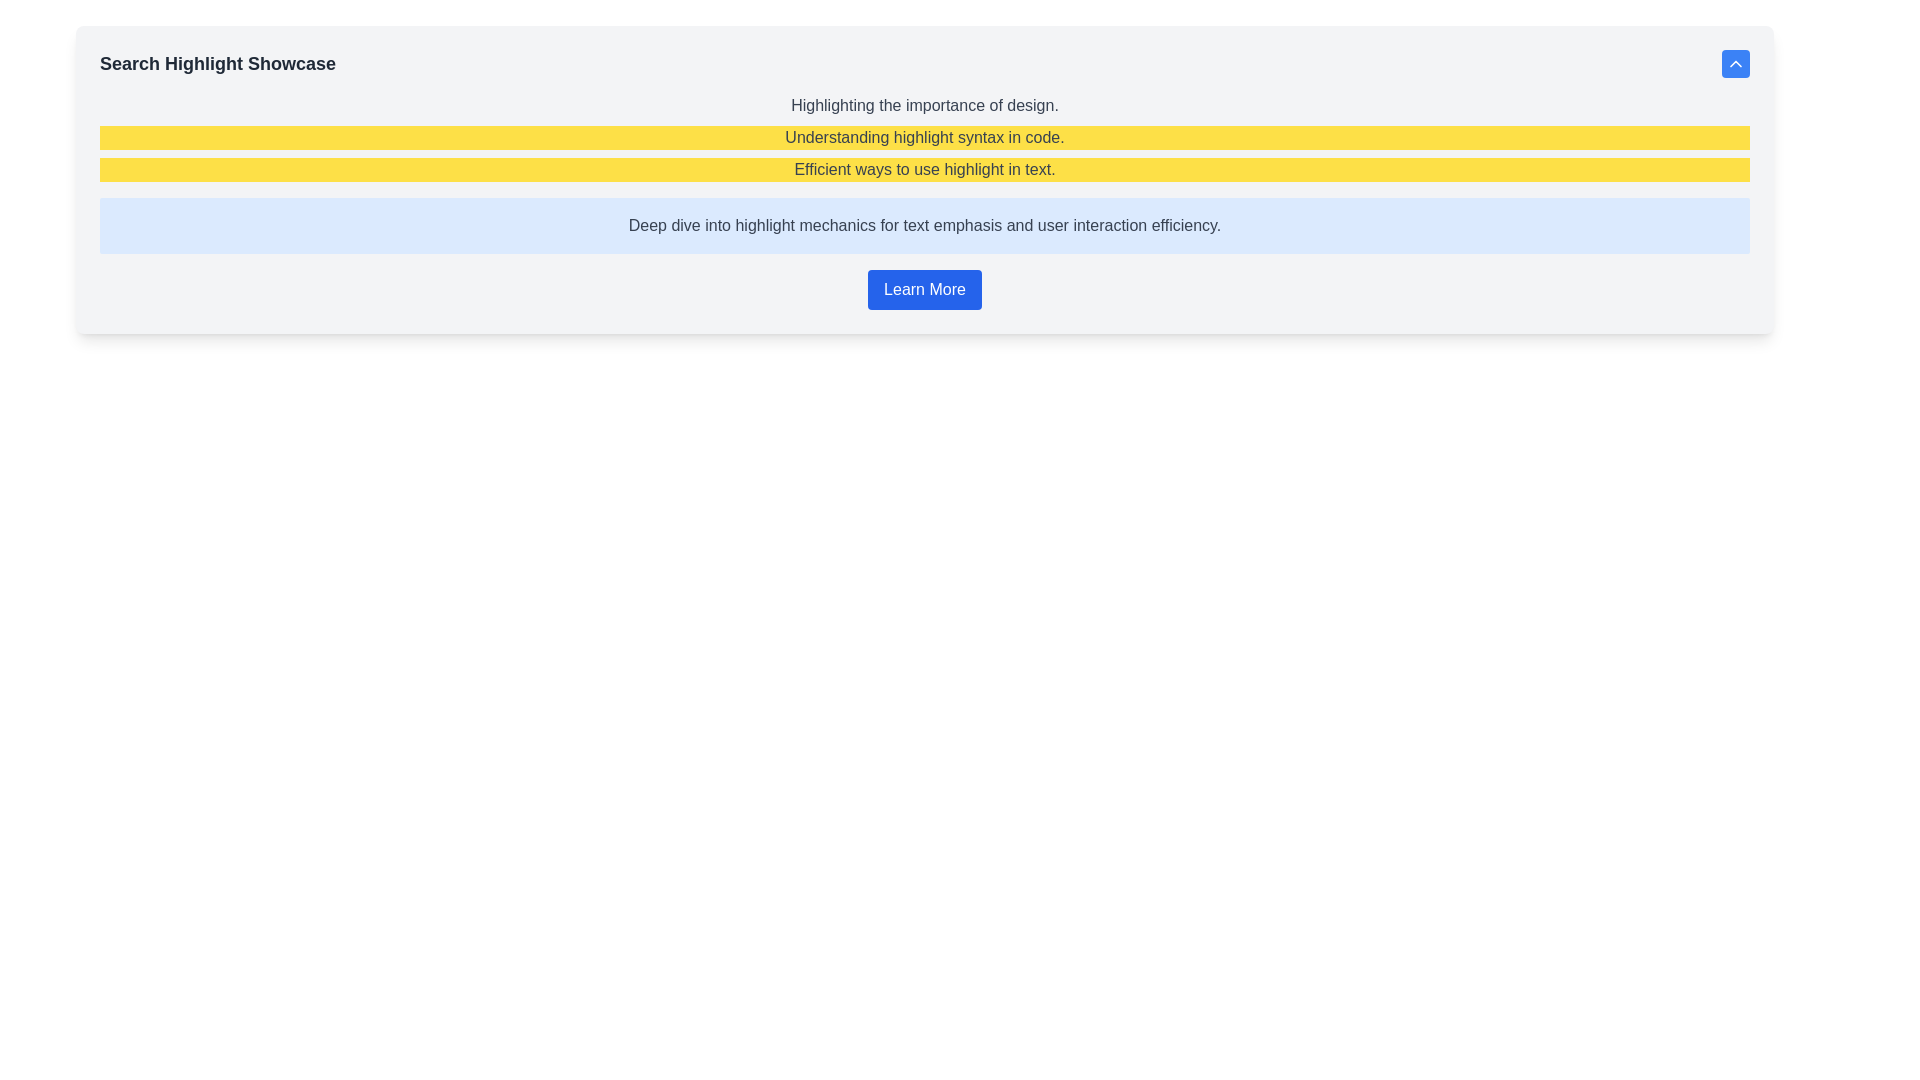 Image resolution: width=1920 pixels, height=1080 pixels. Describe the element at coordinates (924, 225) in the screenshot. I see `descriptive text block located within the 'Search Highlight Showcase' section, which is the fourth text element among three yellow-highlighted items and a blue 'Learn More' button below` at that location.